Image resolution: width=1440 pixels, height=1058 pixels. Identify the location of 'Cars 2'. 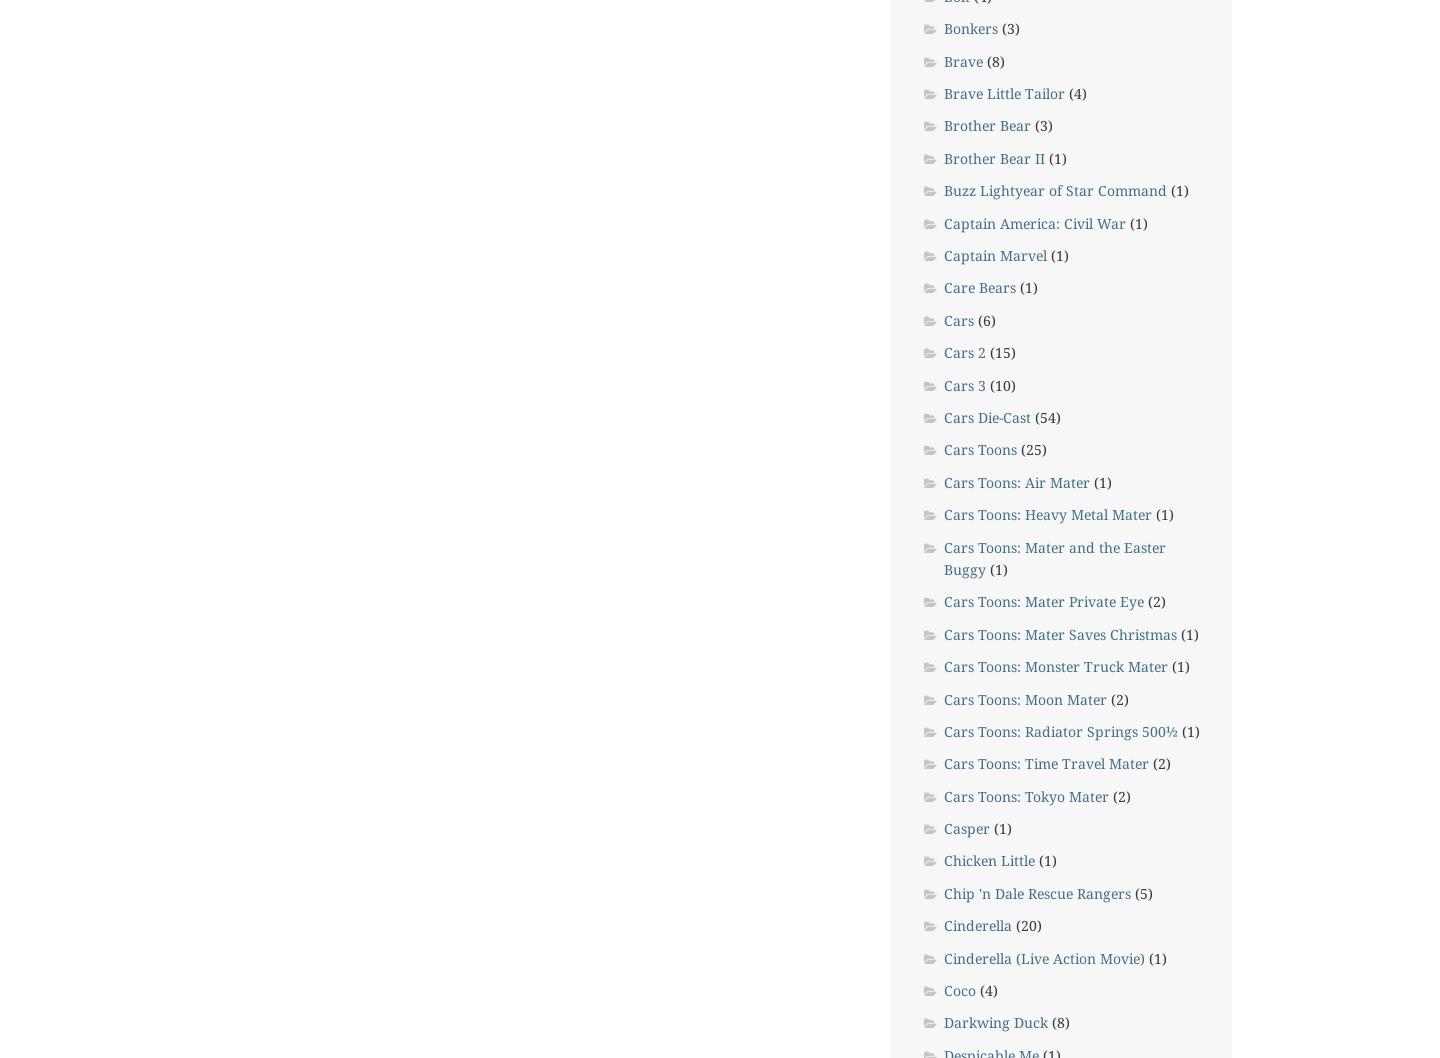
(943, 351).